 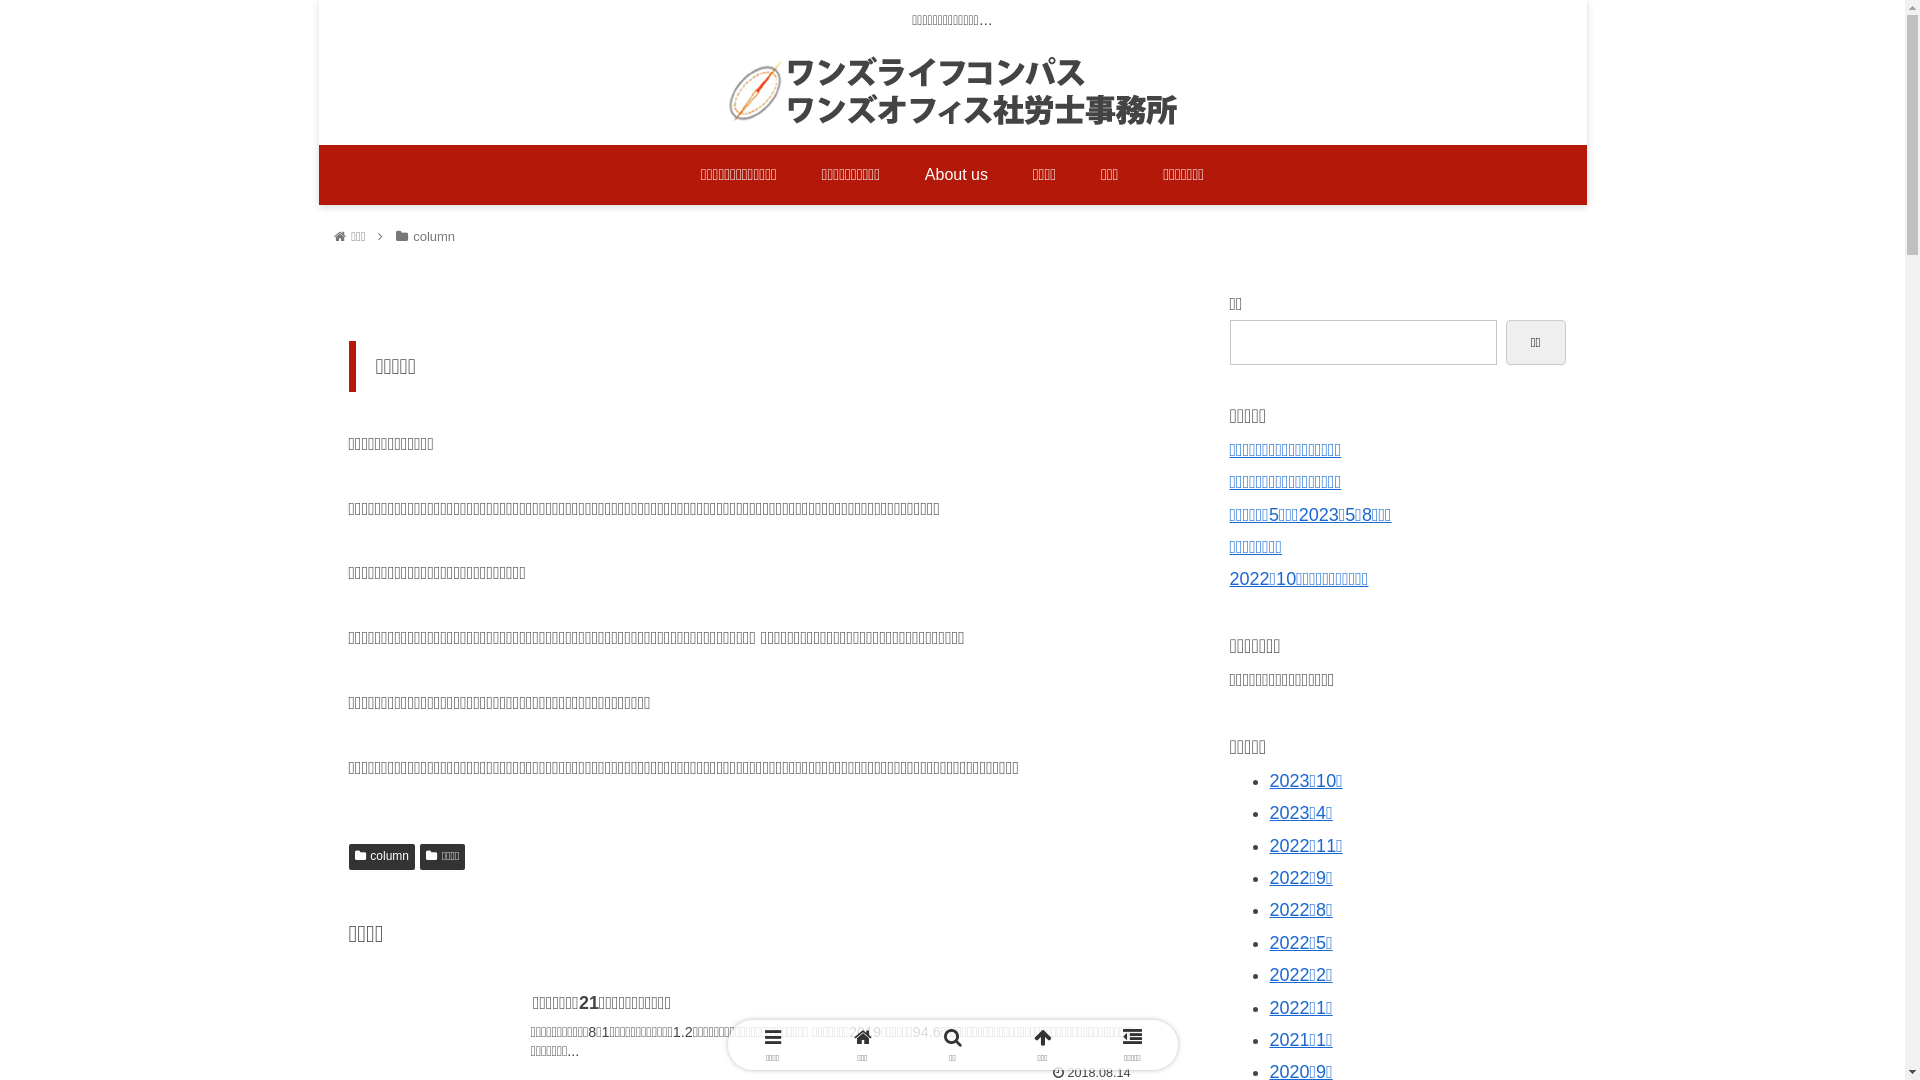 What do you see at coordinates (432, 235) in the screenshot?
I see `'column'` at bounding box center [432, 235].